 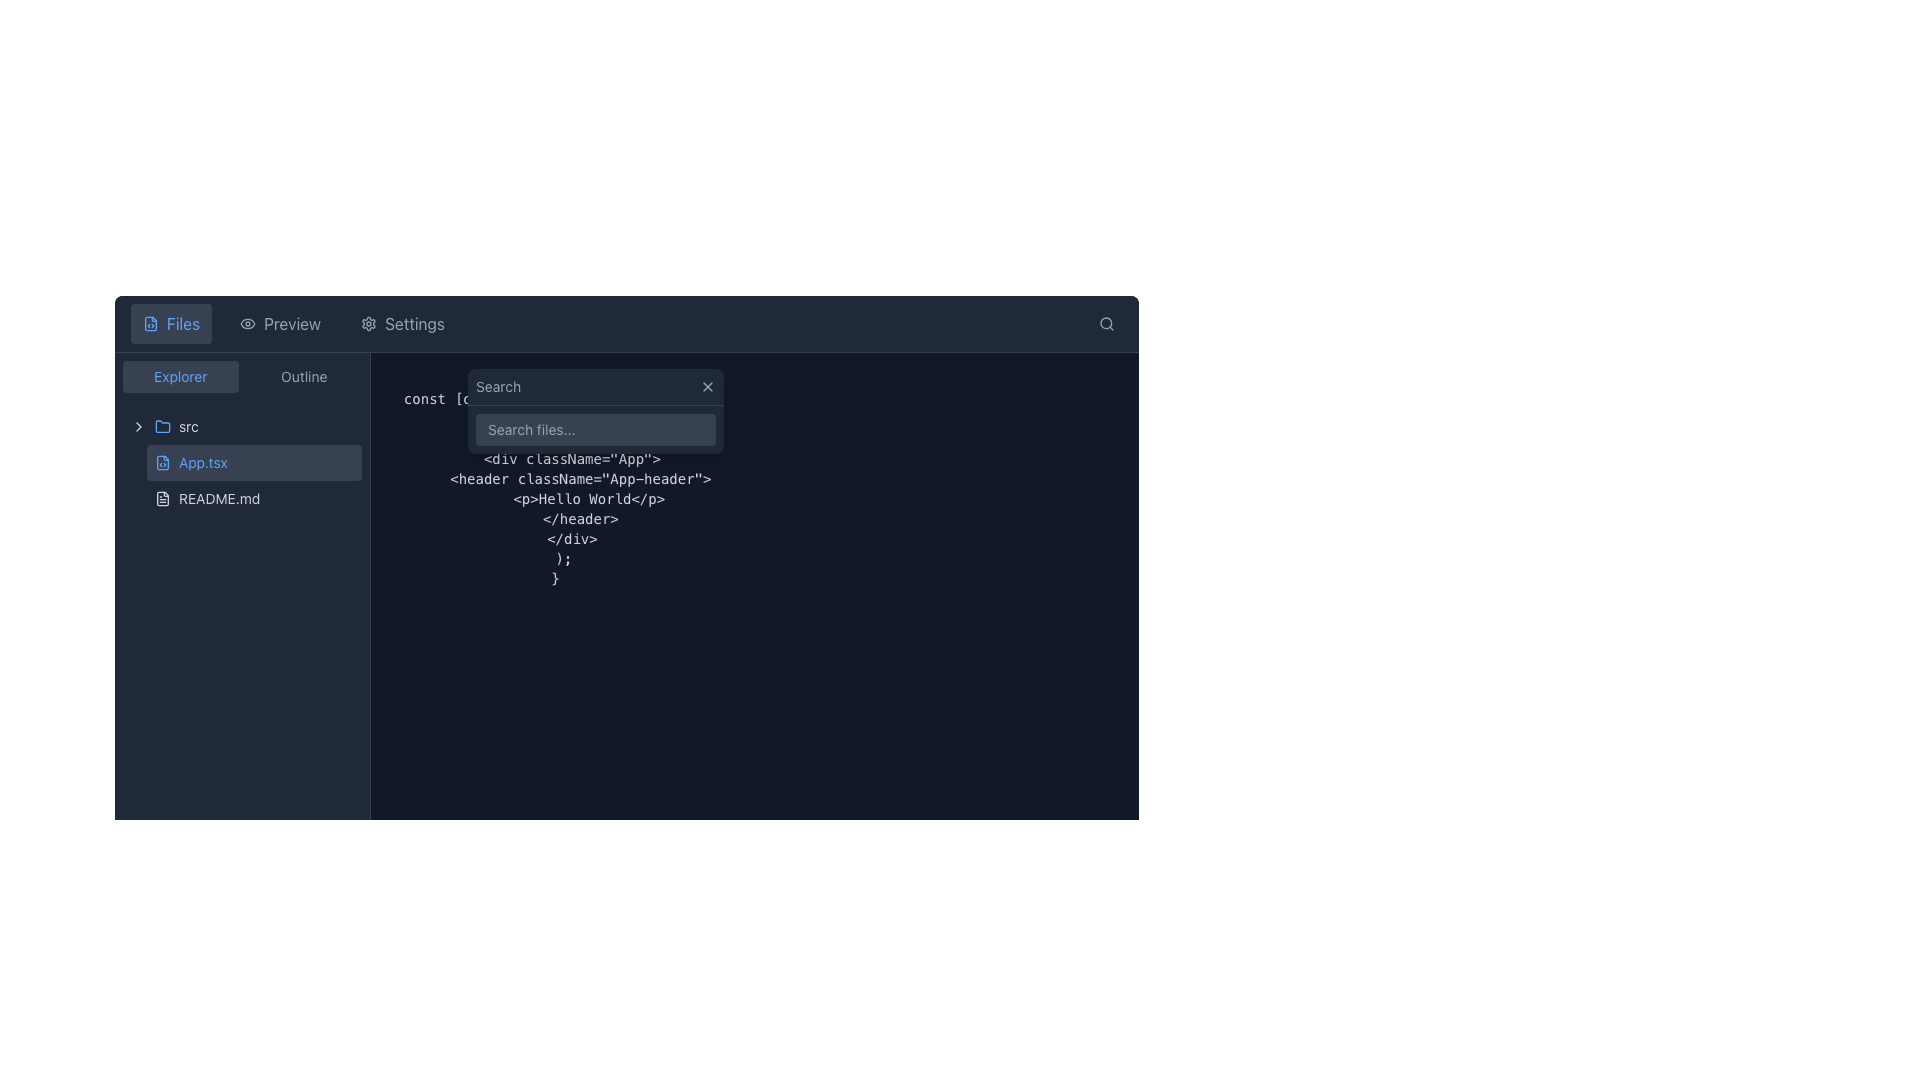 I want to click on the 'Explorer' navigation button located, so click(x=180, y=377).